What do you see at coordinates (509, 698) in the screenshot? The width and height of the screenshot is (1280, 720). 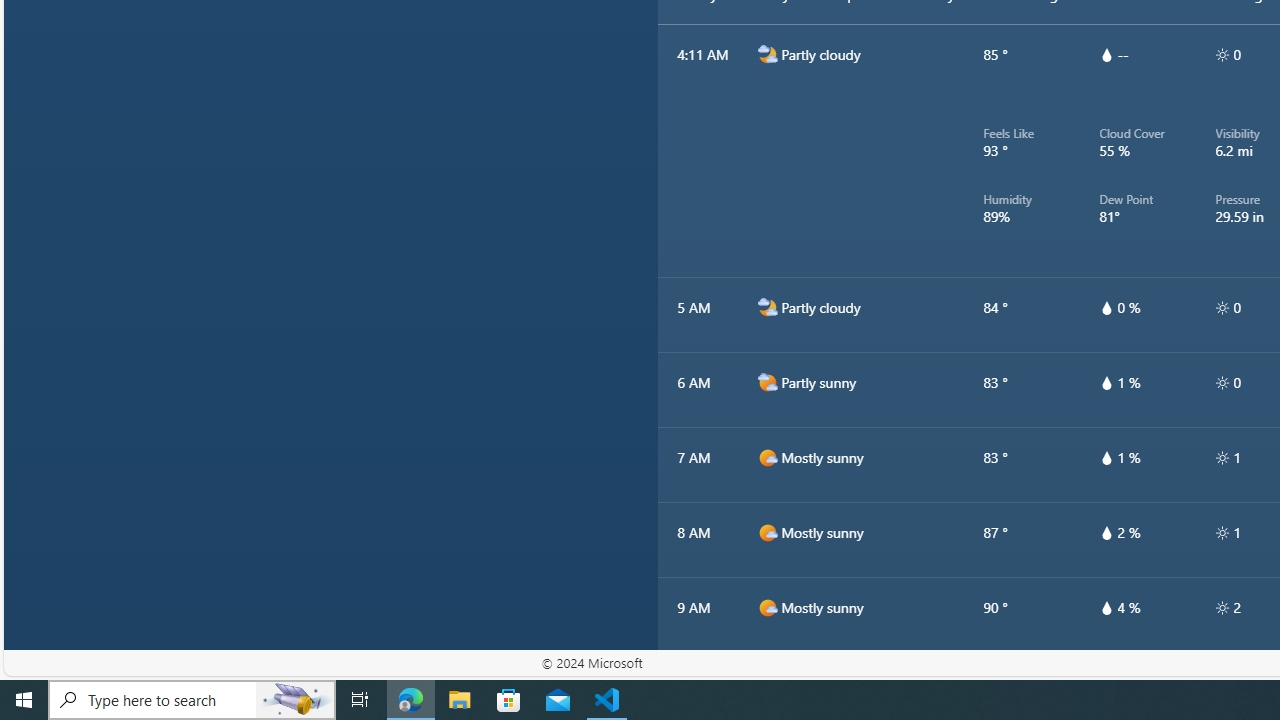 I see `'Microsoft Store'` at bounding box center [509, 698].